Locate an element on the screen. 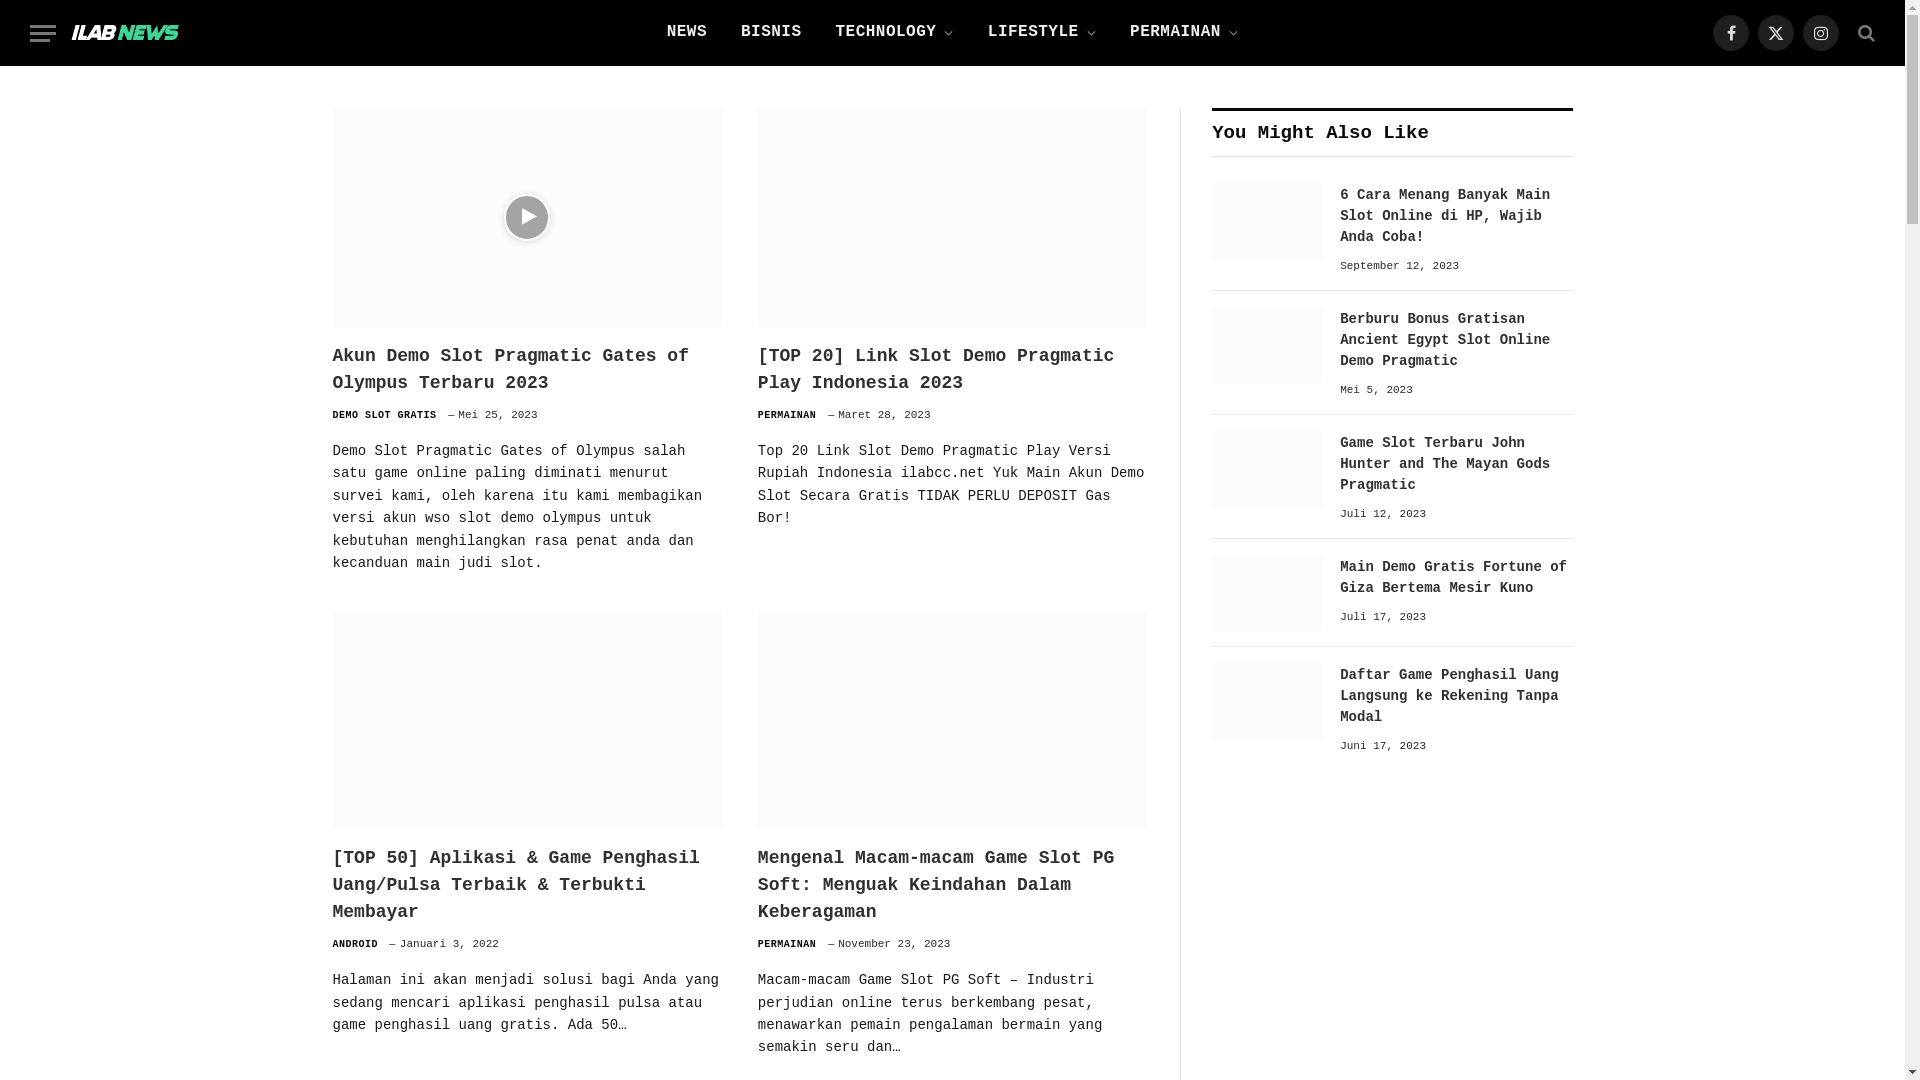  'BISNIS' is located at coordinates (770, 33).